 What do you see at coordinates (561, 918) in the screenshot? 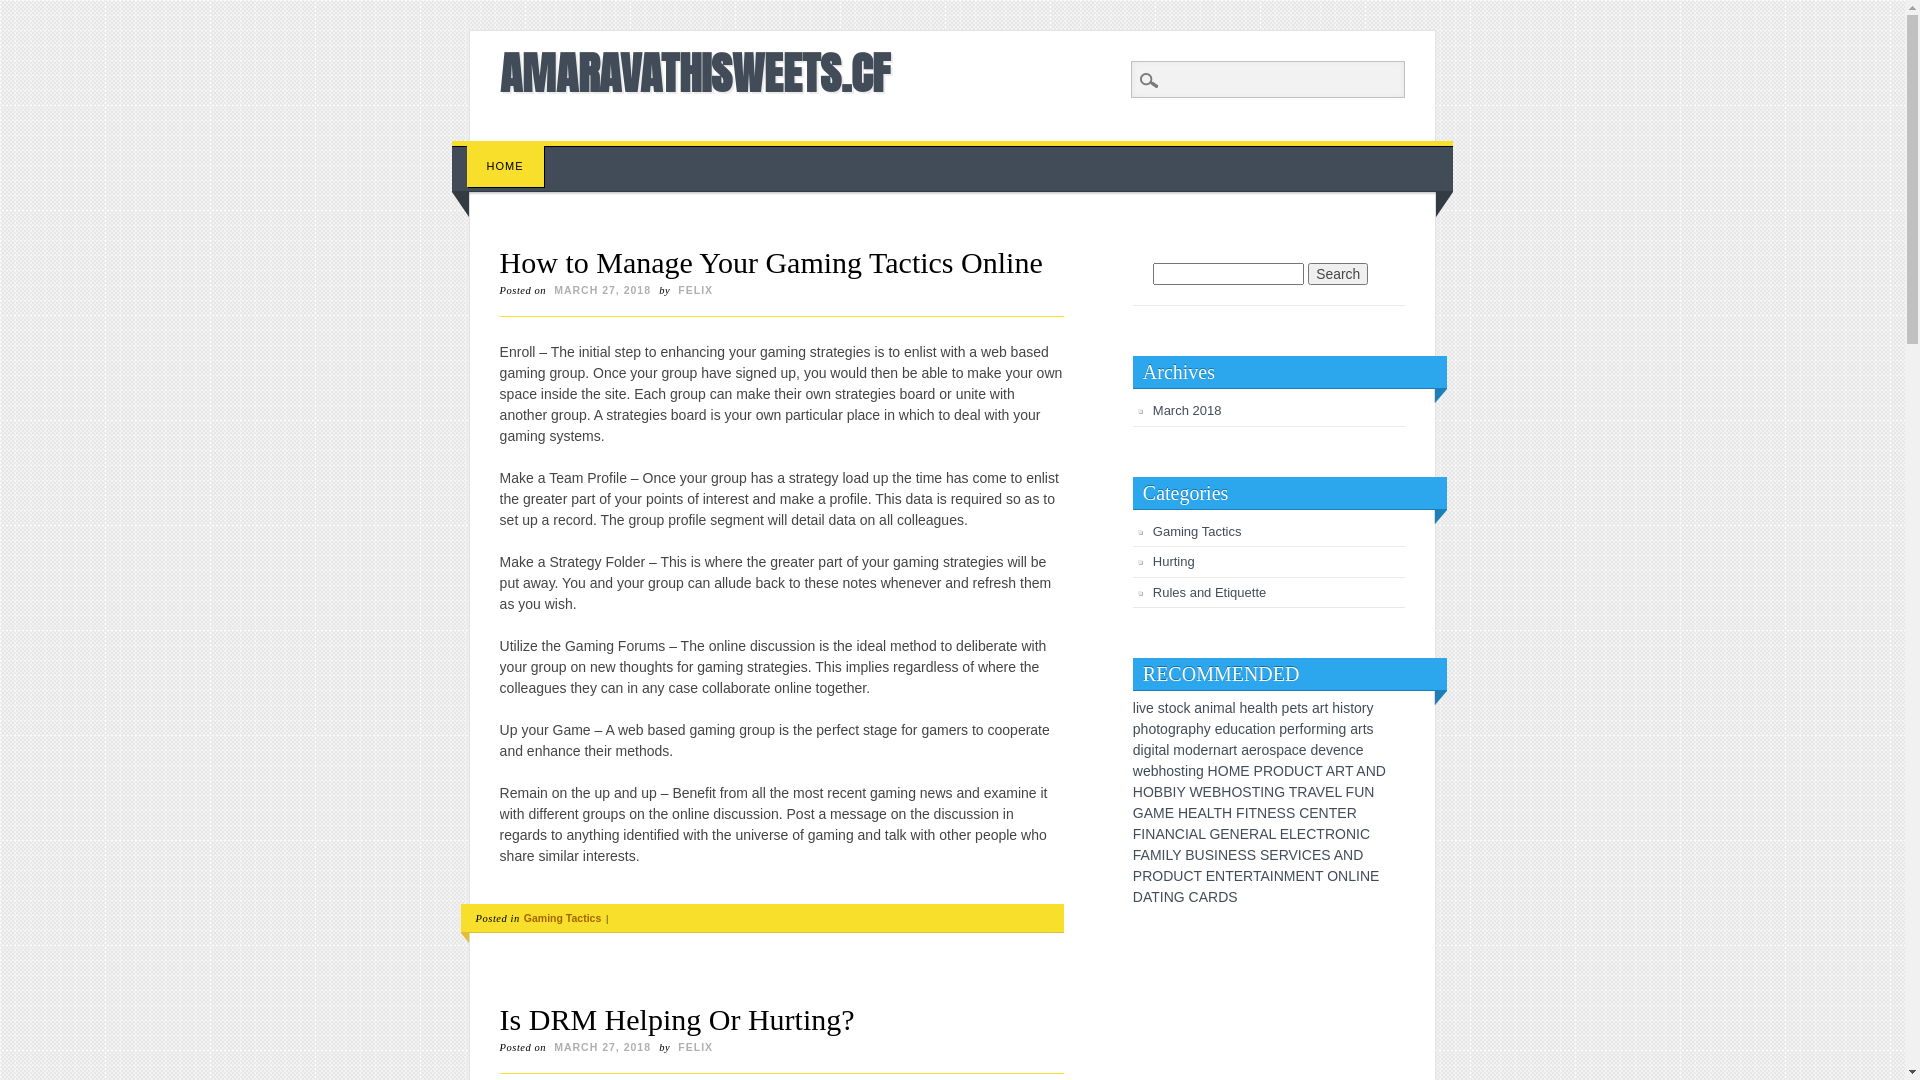
I see `'Gaming Tactics'` at bounding box center [561, 918].